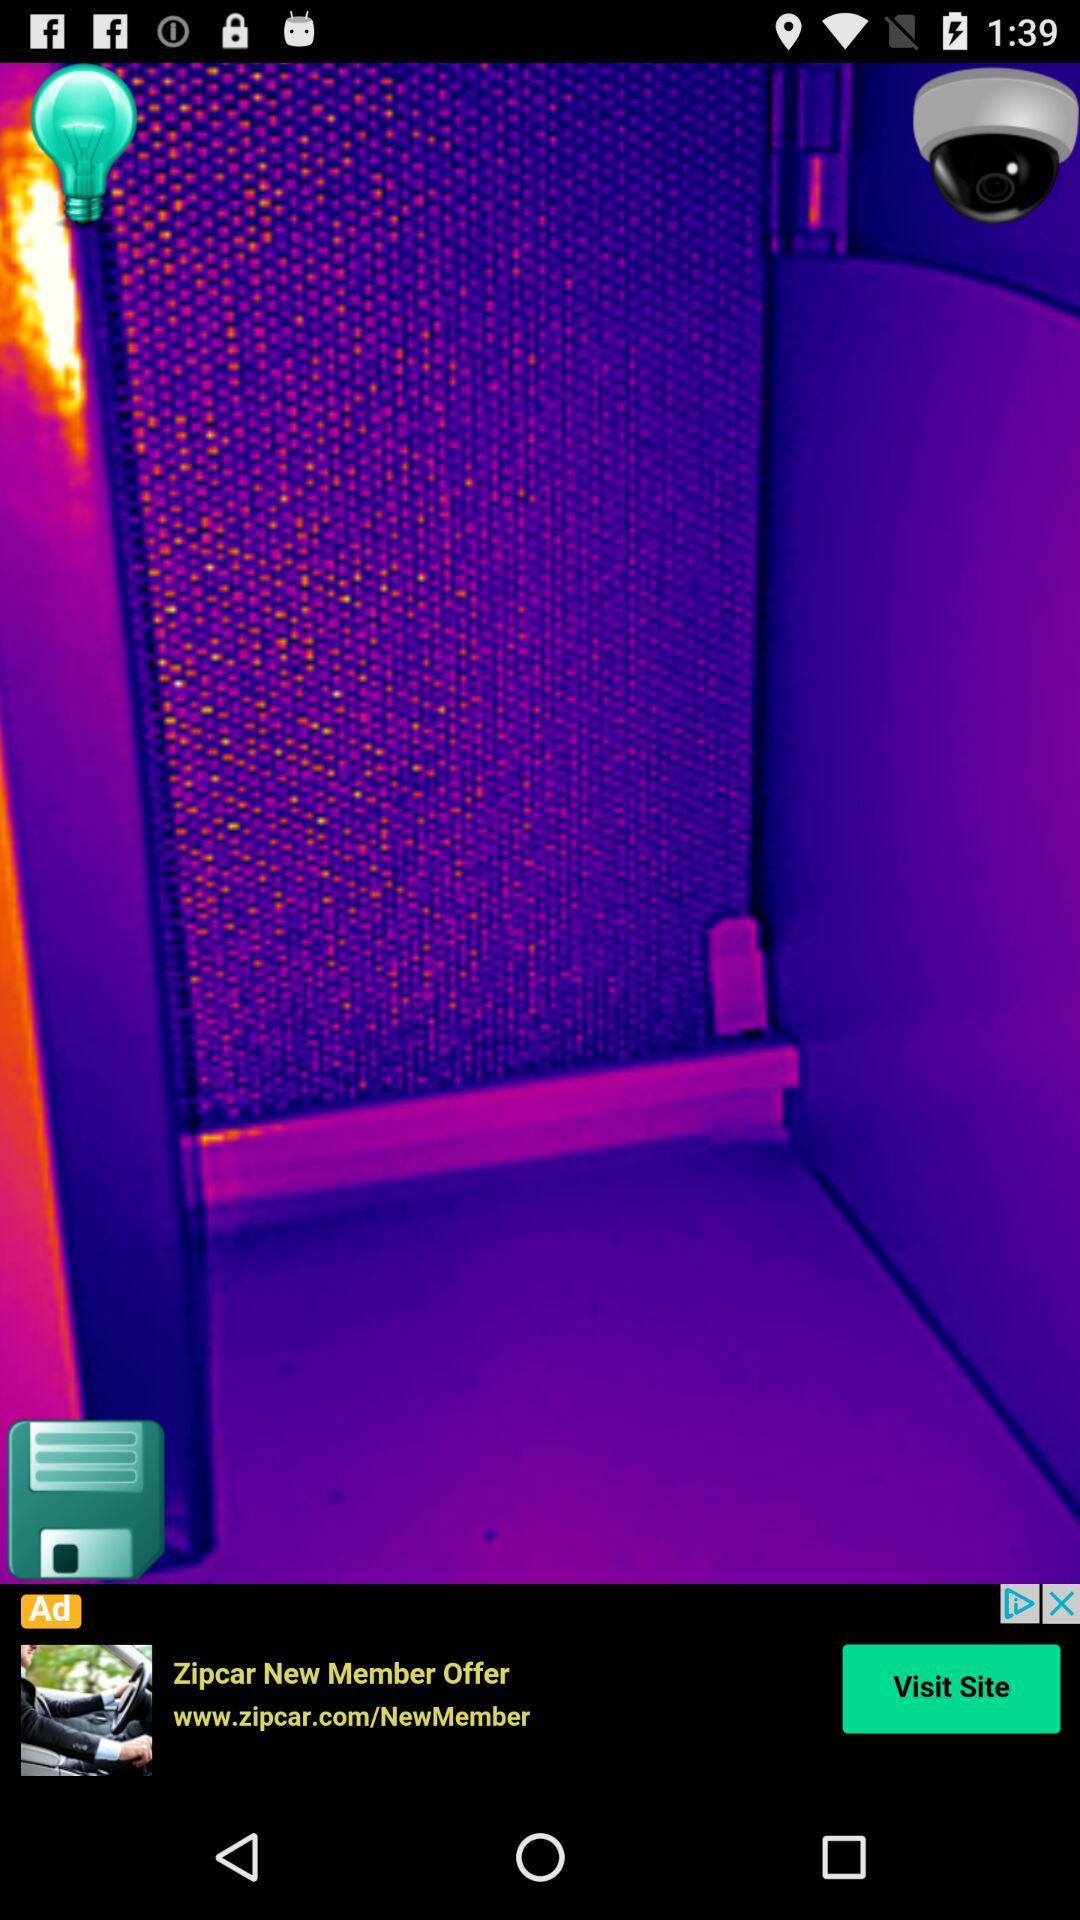 The image size is (1080, 1920). Describe the element at coordinates (83, 156) in the screenshot. I see `the avatar icon` at that location.